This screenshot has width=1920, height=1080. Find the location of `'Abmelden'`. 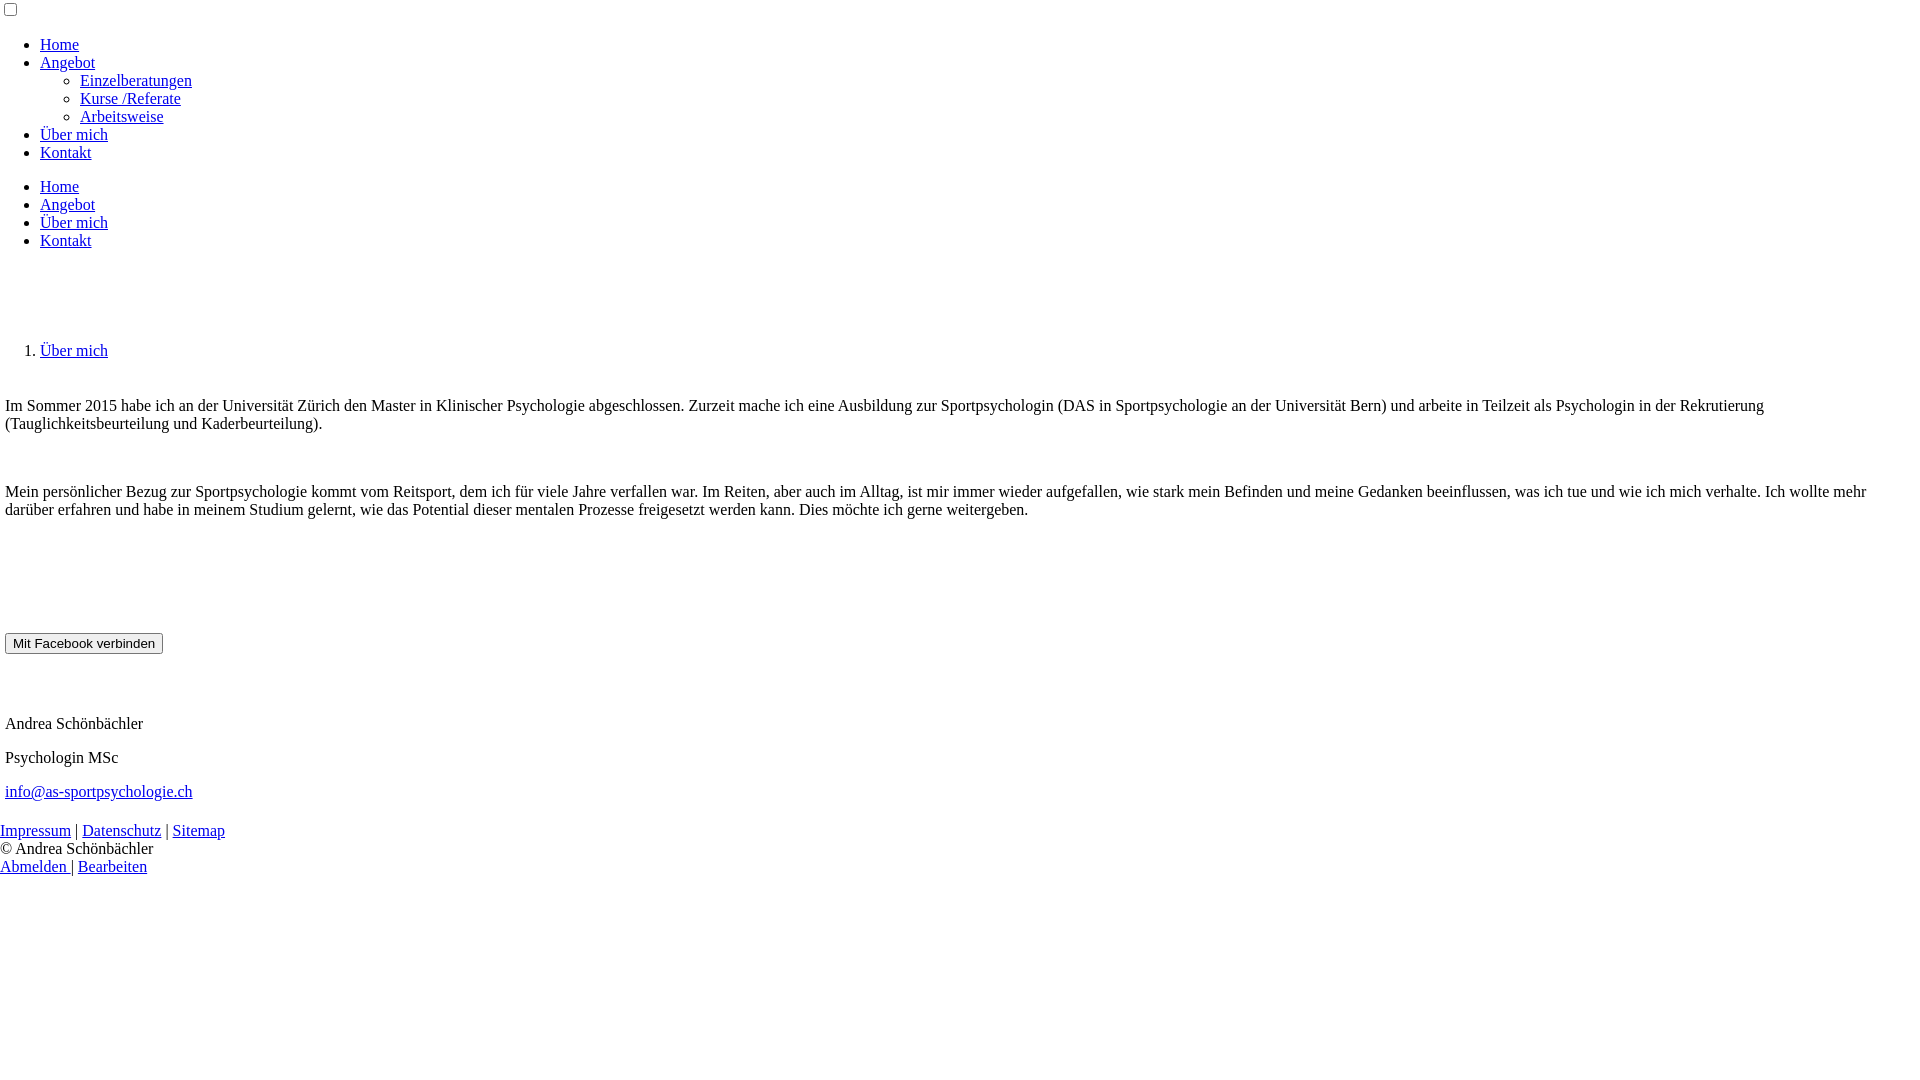

'Abmelden' is located at coordinates (35, 865).